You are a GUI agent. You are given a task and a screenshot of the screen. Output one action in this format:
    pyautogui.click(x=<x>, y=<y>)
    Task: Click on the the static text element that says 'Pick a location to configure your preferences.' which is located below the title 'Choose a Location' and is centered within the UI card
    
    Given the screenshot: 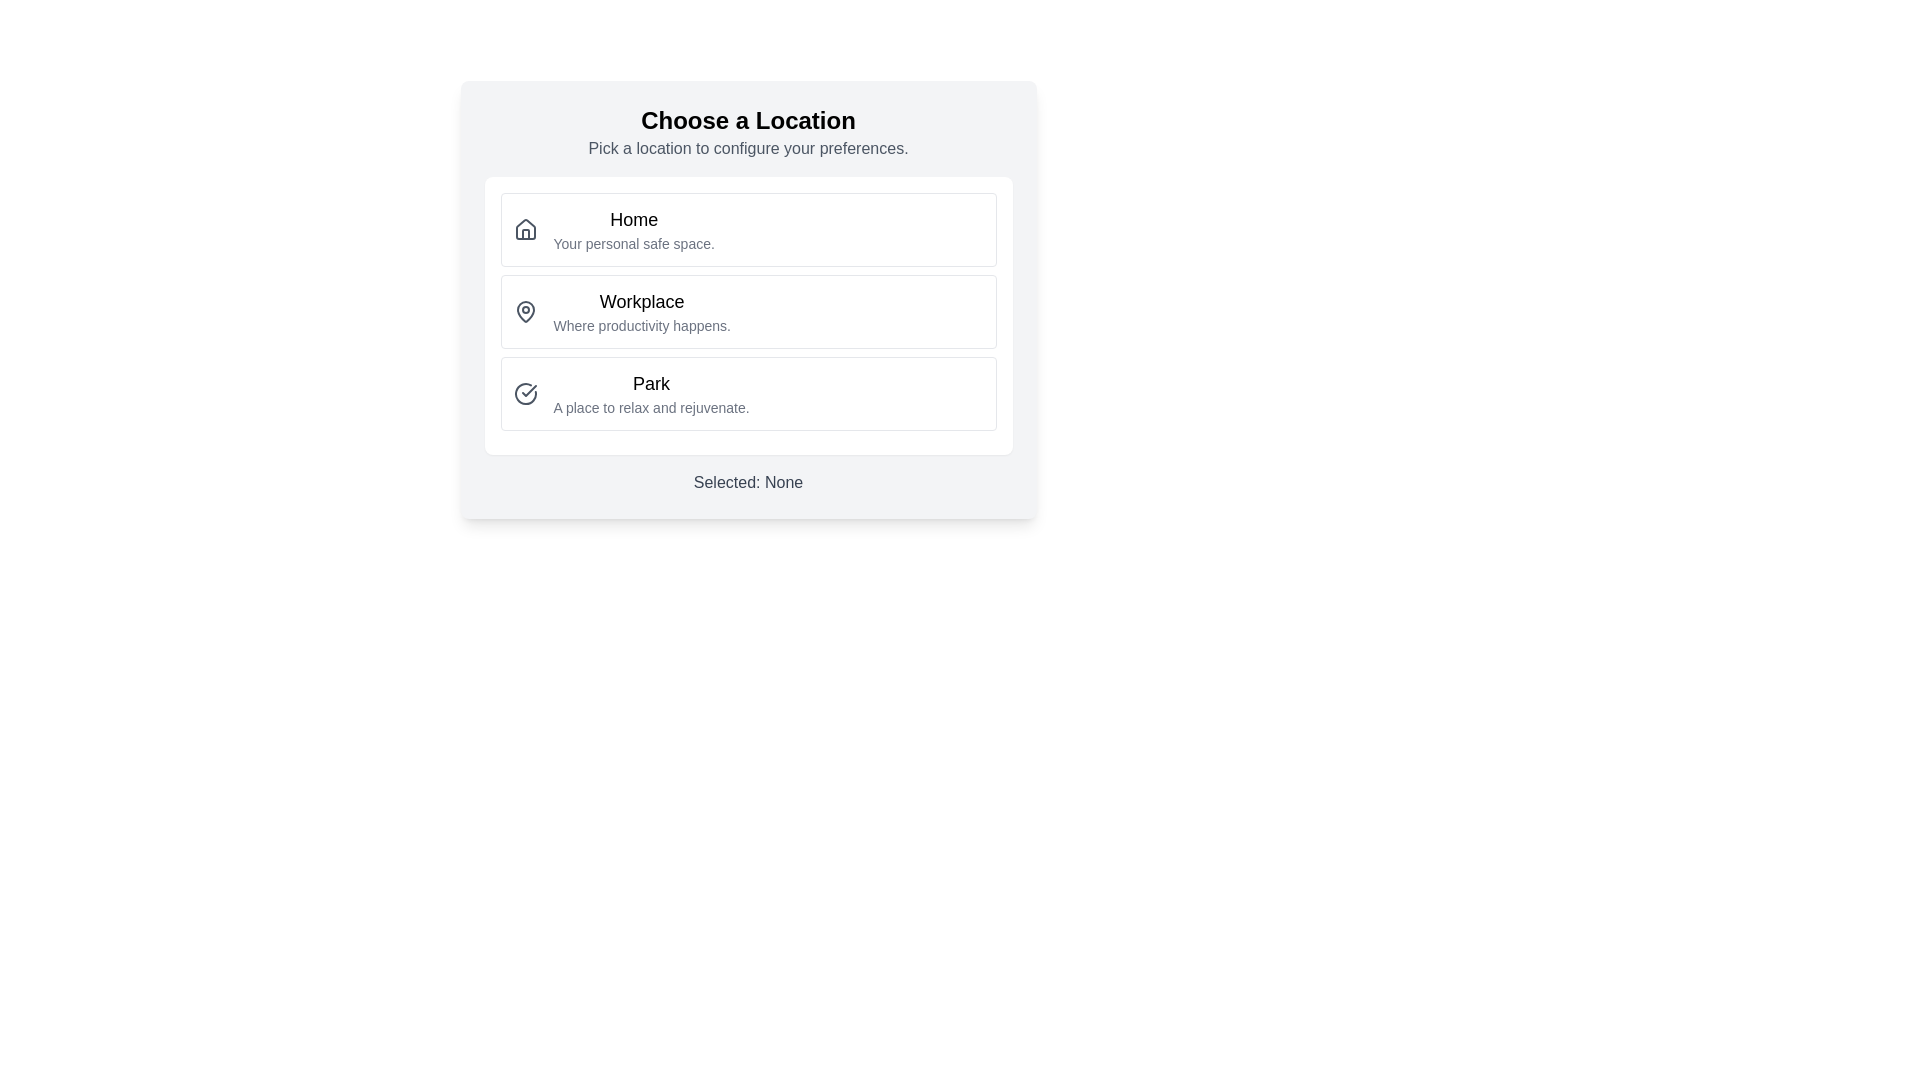 What is the action you would take?
    pyautogui.click(x=747, y=148)
    